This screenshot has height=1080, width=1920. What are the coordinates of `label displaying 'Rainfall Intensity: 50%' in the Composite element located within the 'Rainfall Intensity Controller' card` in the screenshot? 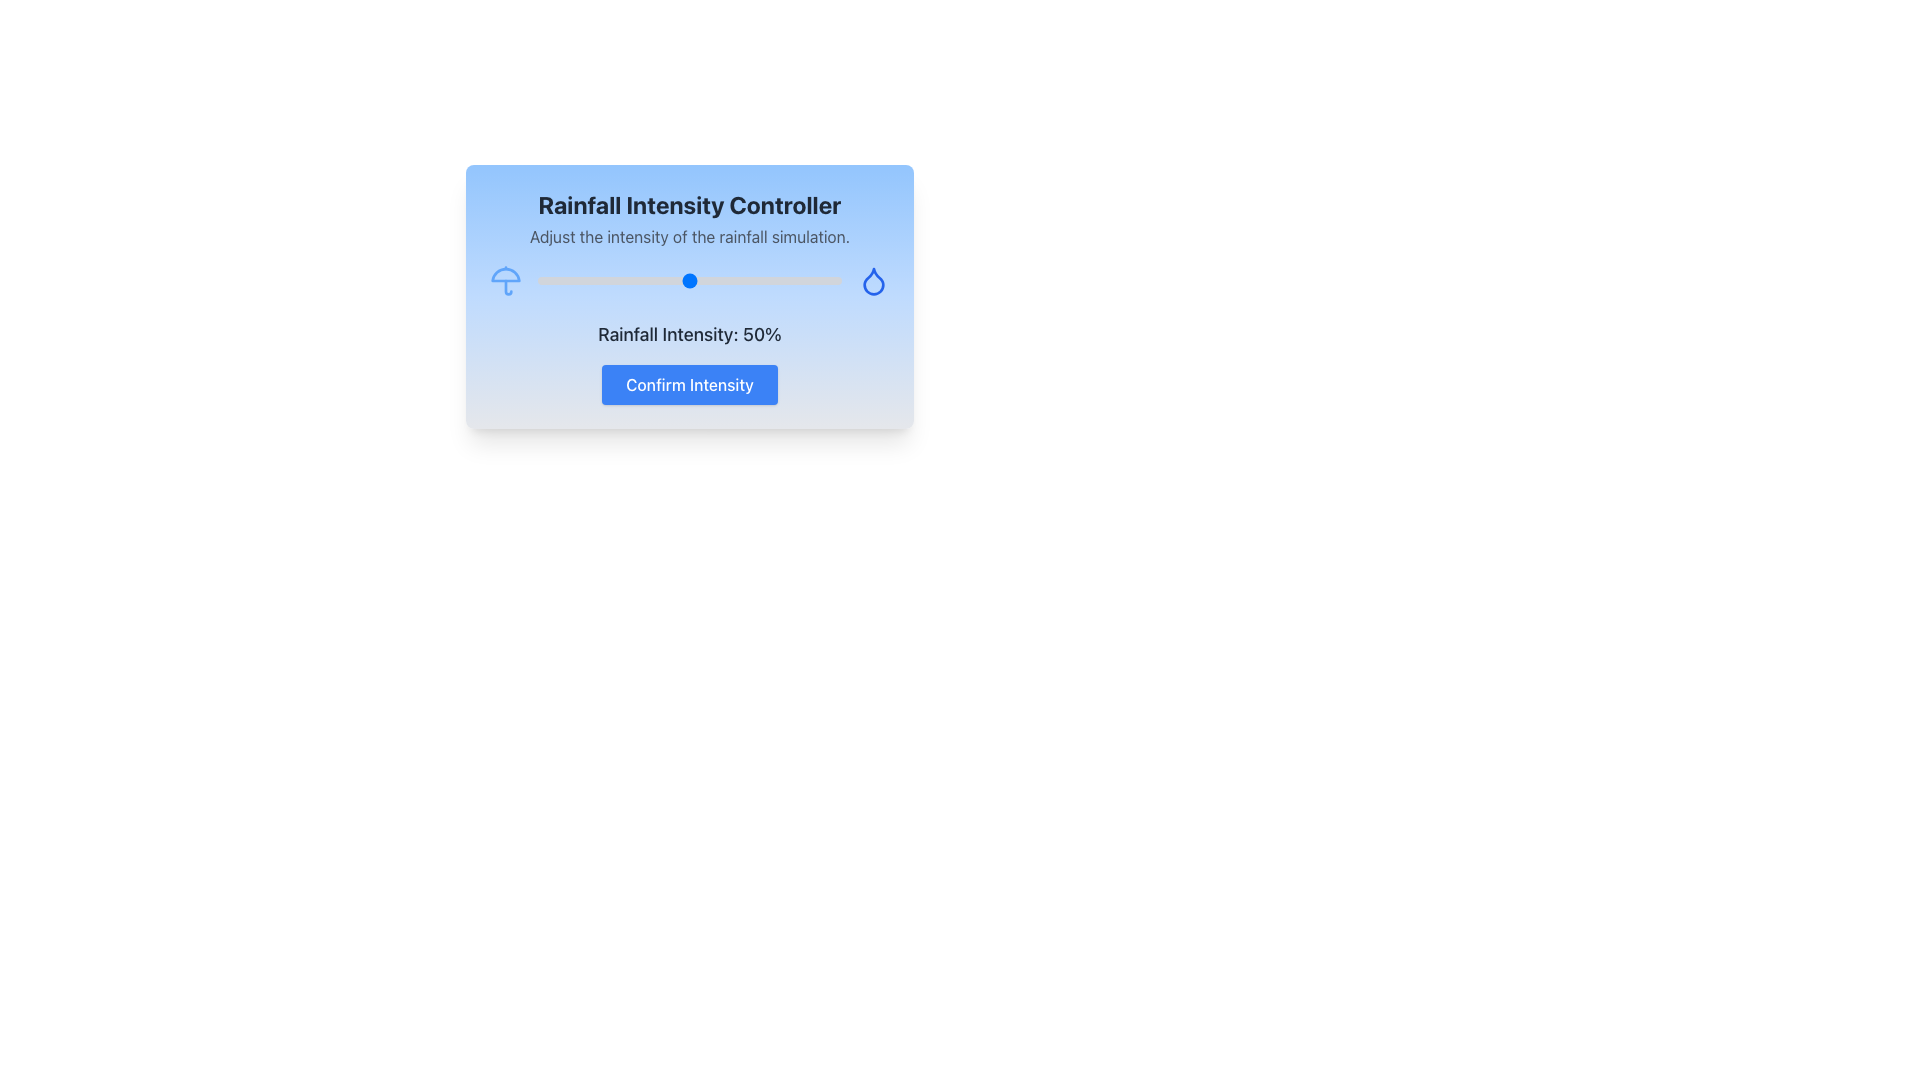 It's located at (690, 362).